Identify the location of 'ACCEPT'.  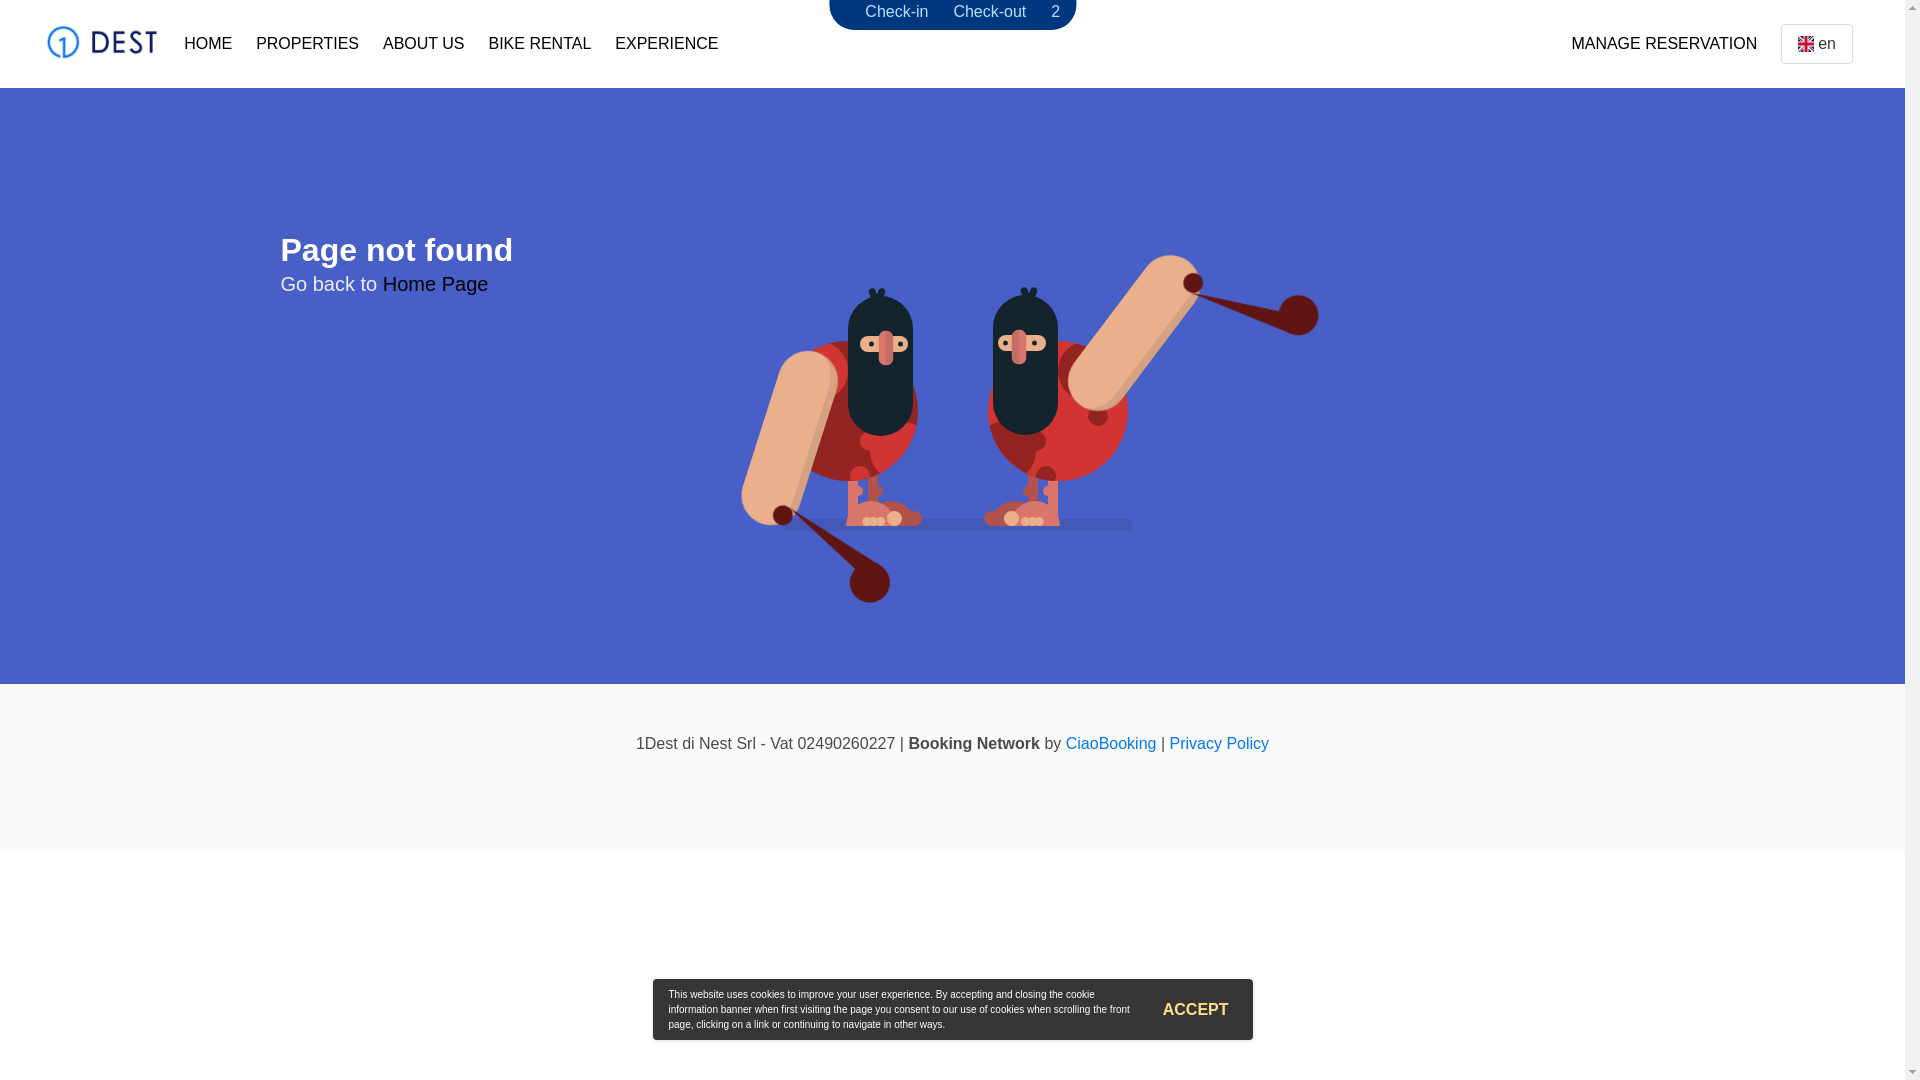
(1195, 1010).